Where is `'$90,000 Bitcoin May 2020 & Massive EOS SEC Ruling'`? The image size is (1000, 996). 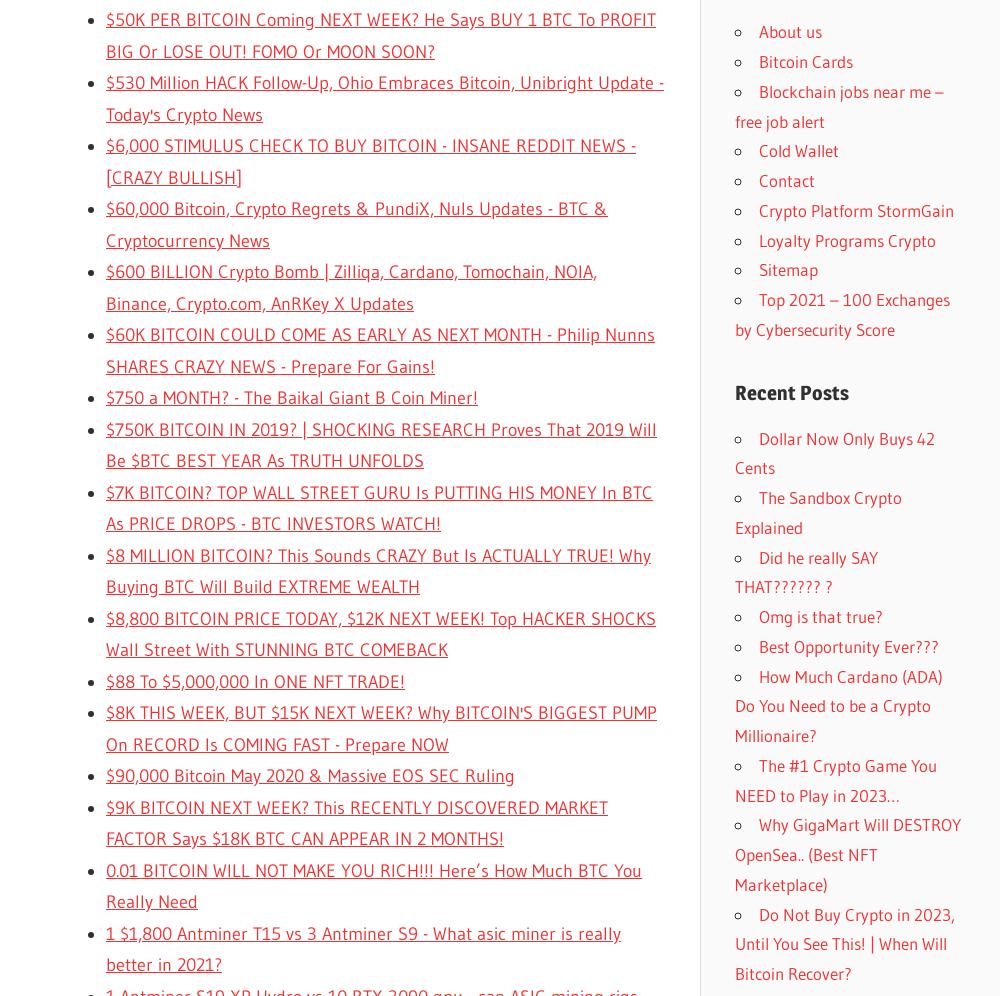 '$90,000 Bitcoin May 2020 & Massive EOS SEC Ruling' is located at coordinates (105, 775).